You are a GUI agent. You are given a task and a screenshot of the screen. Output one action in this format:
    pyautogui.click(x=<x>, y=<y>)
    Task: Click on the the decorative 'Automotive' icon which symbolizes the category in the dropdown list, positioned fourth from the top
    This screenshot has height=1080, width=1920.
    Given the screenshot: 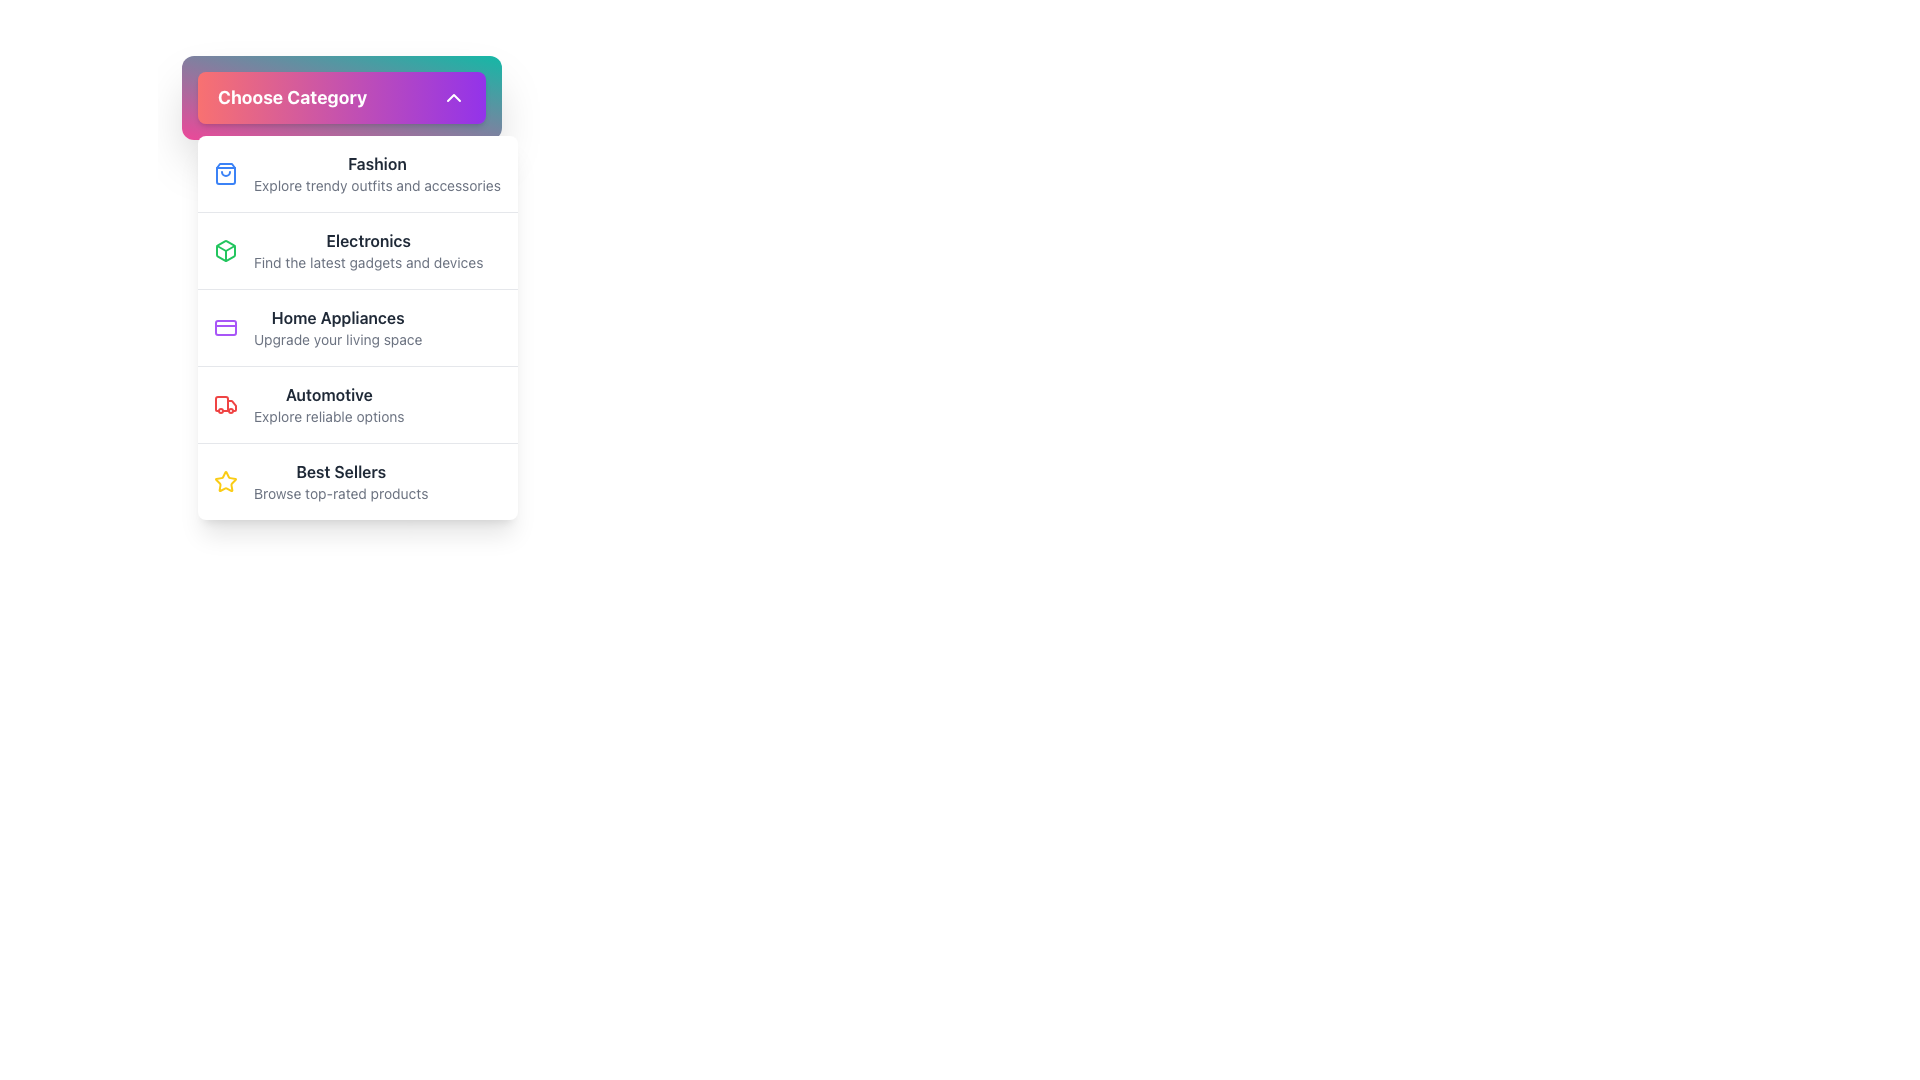 What is the action you would take?
    pyautogui.click(x=221, y=404)
    